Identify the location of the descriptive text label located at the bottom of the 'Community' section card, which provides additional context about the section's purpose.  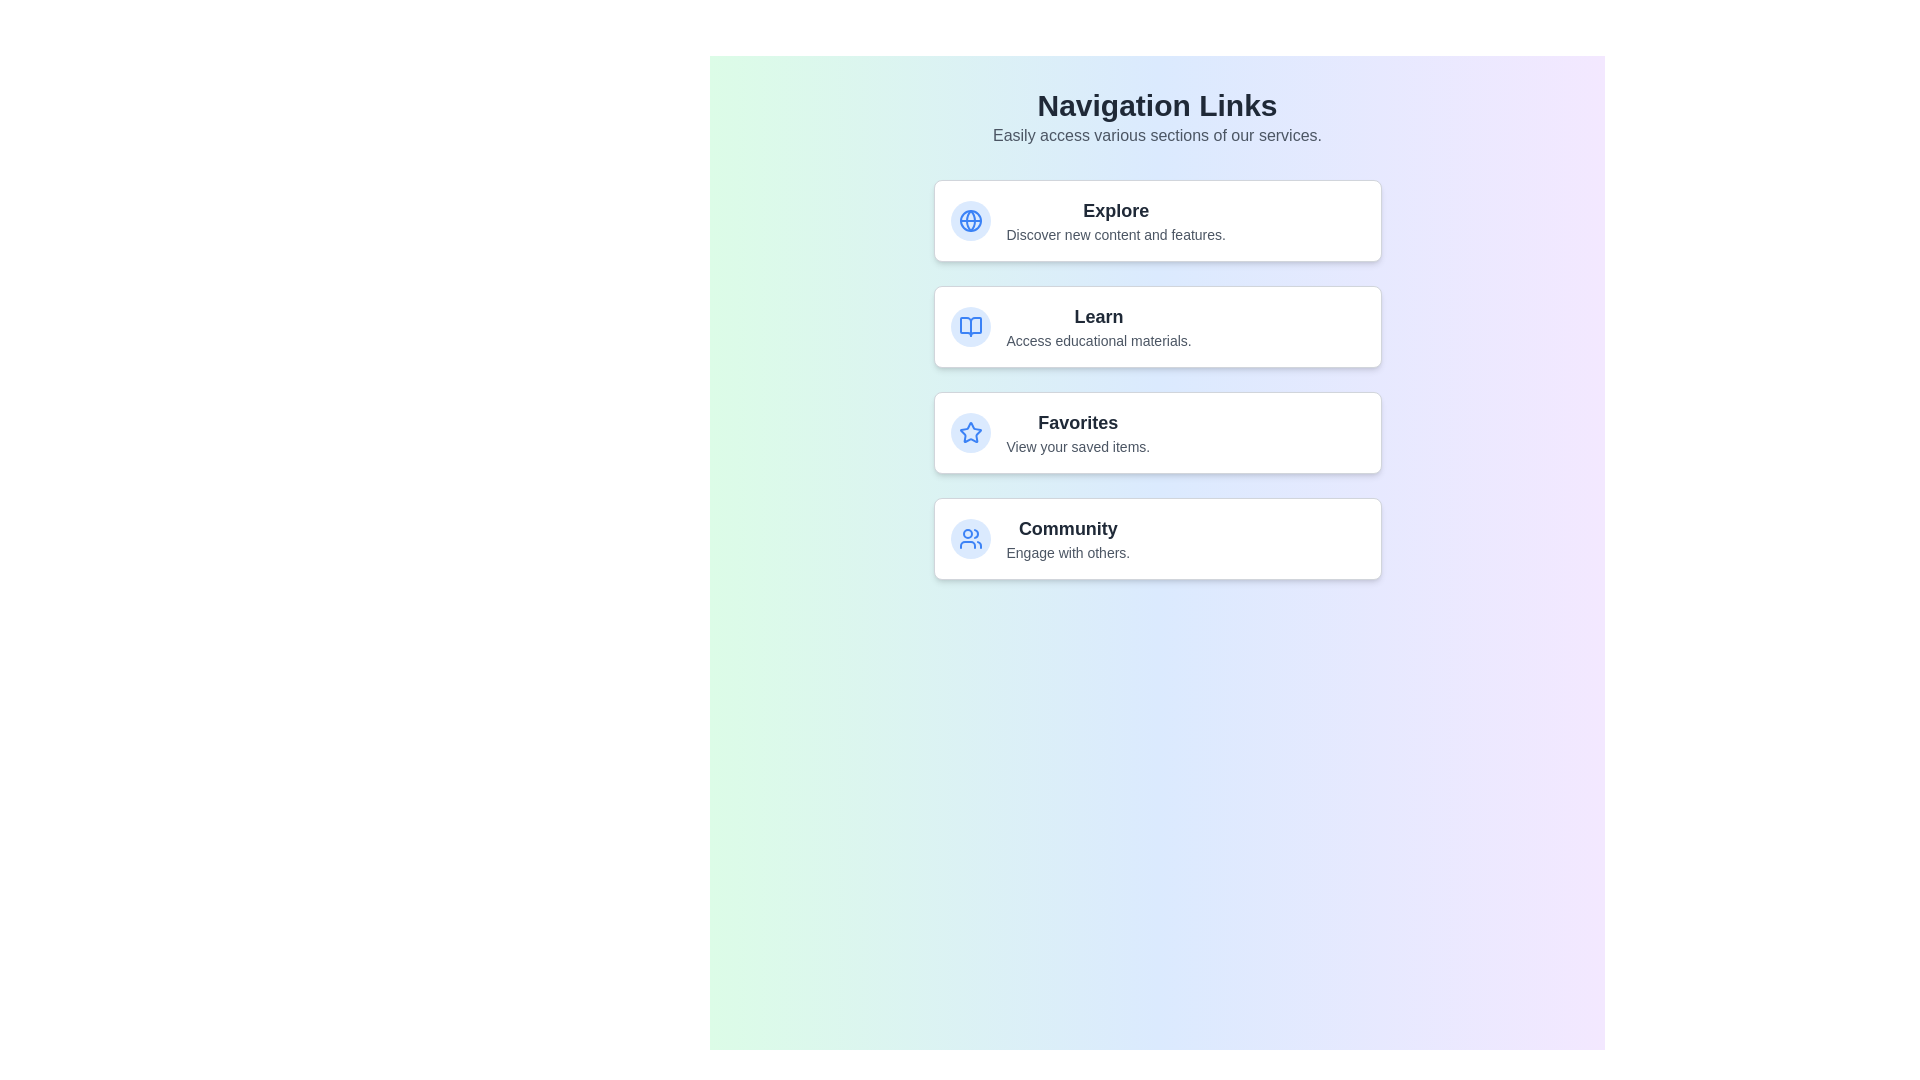
(1067, 552).